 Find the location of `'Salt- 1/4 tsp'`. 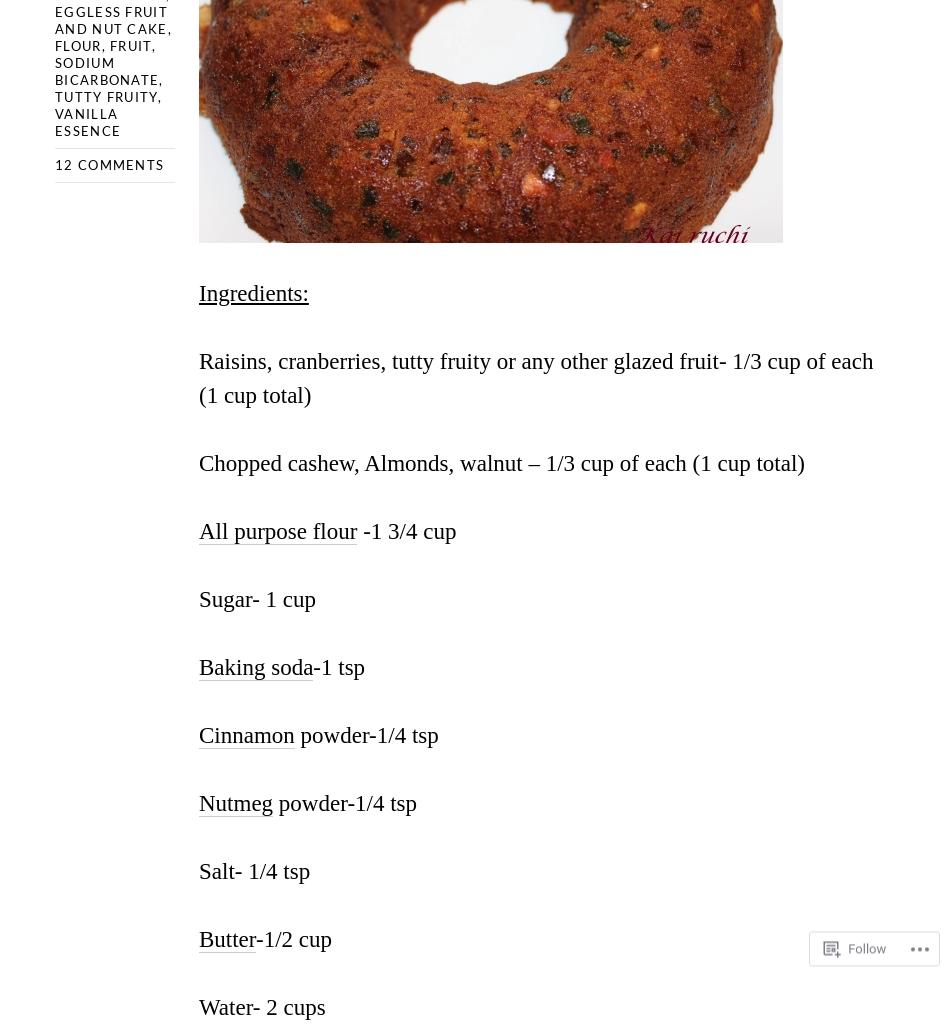

'Salt- 1/4 tsp' is located at coordinates (253, 870).